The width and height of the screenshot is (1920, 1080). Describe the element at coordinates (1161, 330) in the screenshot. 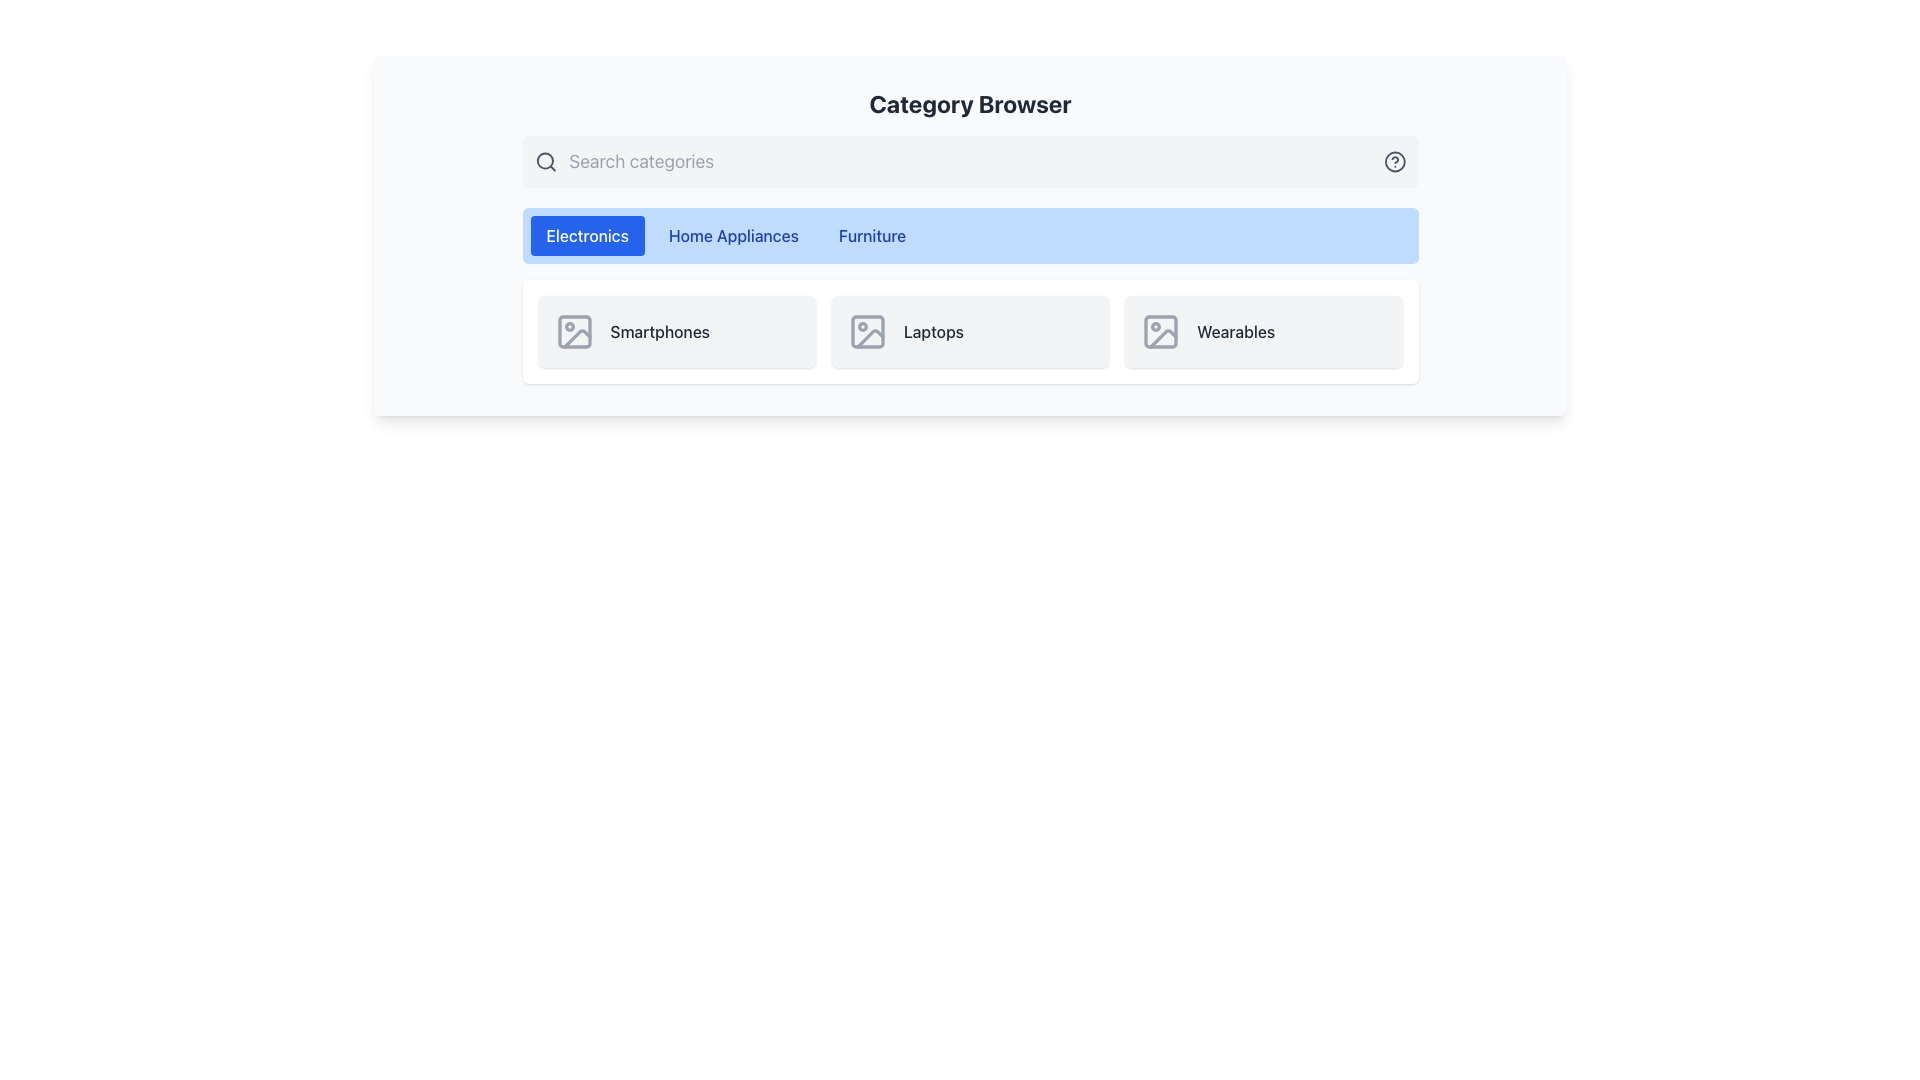

I see `the 'Wearables' category icon, which is located to the left of the text 'Wearables'` at that location.